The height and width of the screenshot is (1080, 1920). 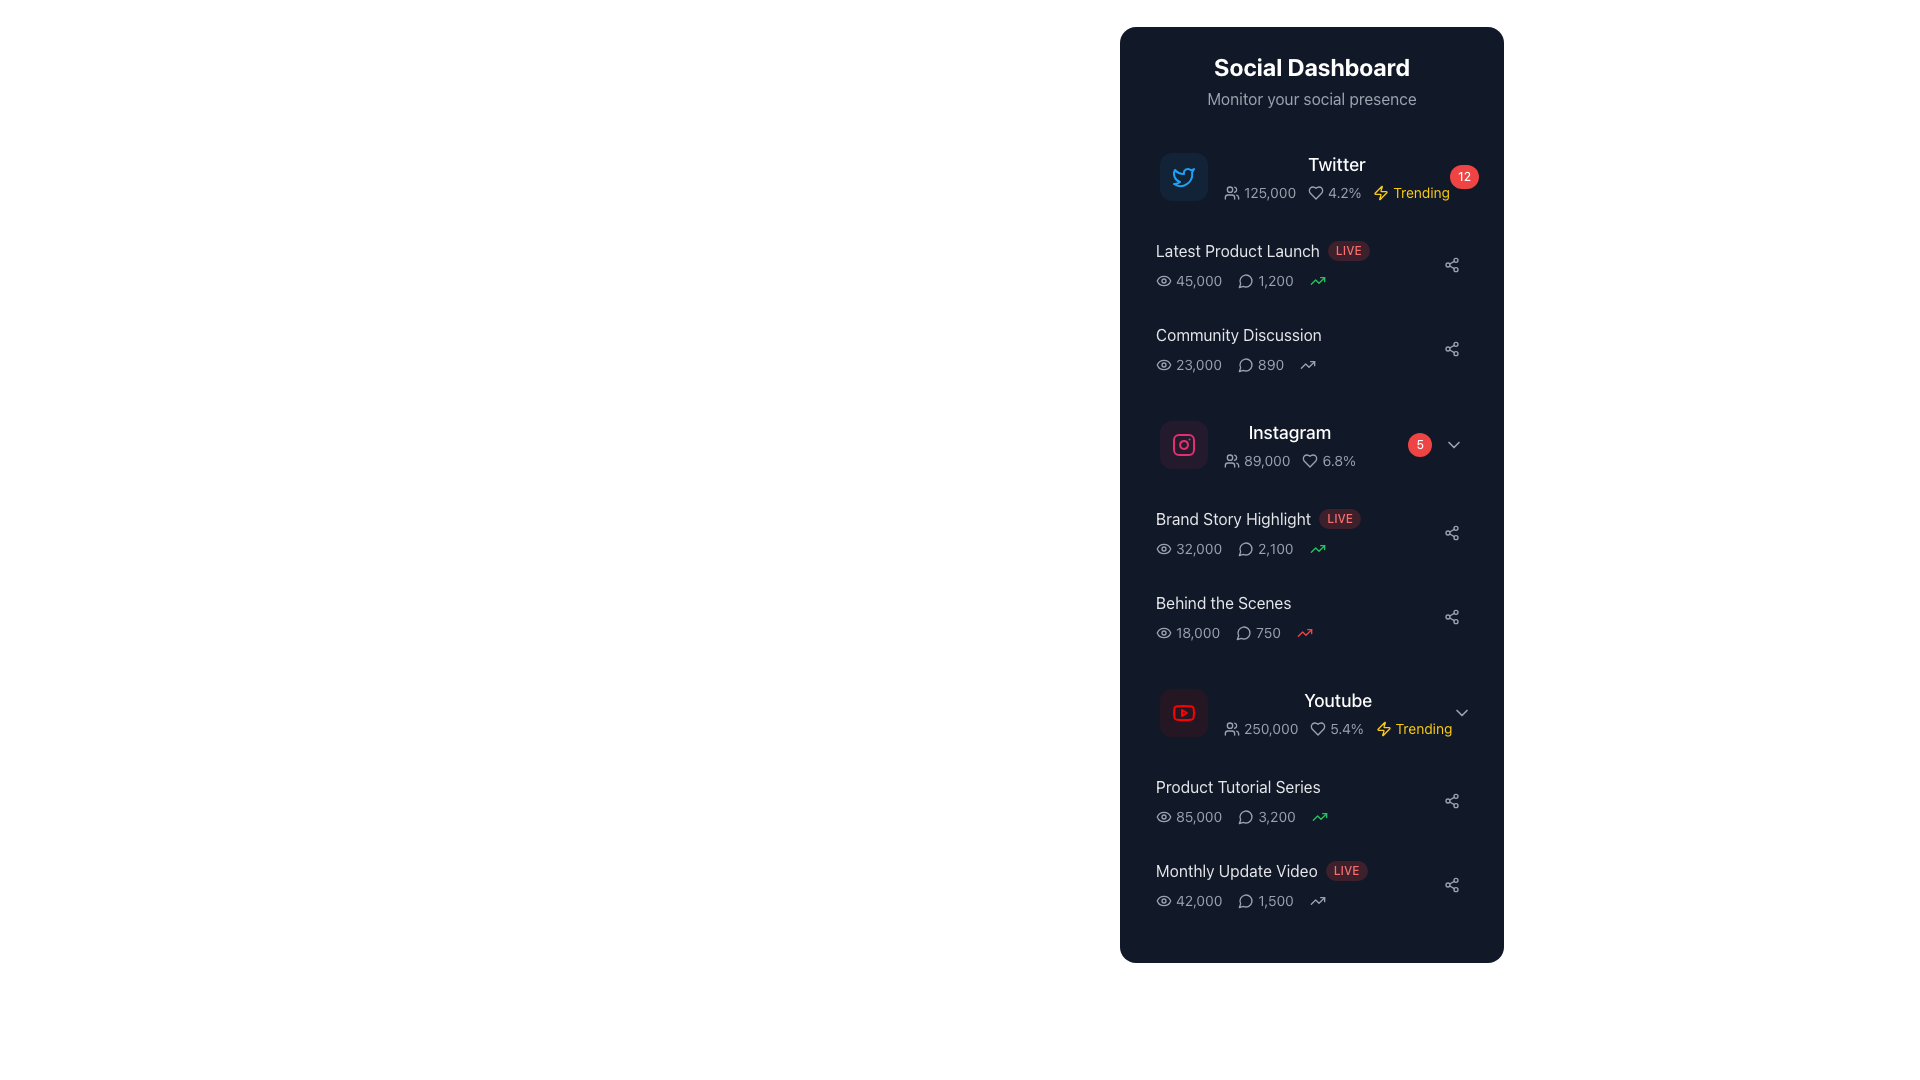 I want to click on the Instagram label, which is a non-interactive element identifying the platform within the social dashboard interface, so click(x=1289, y=431).